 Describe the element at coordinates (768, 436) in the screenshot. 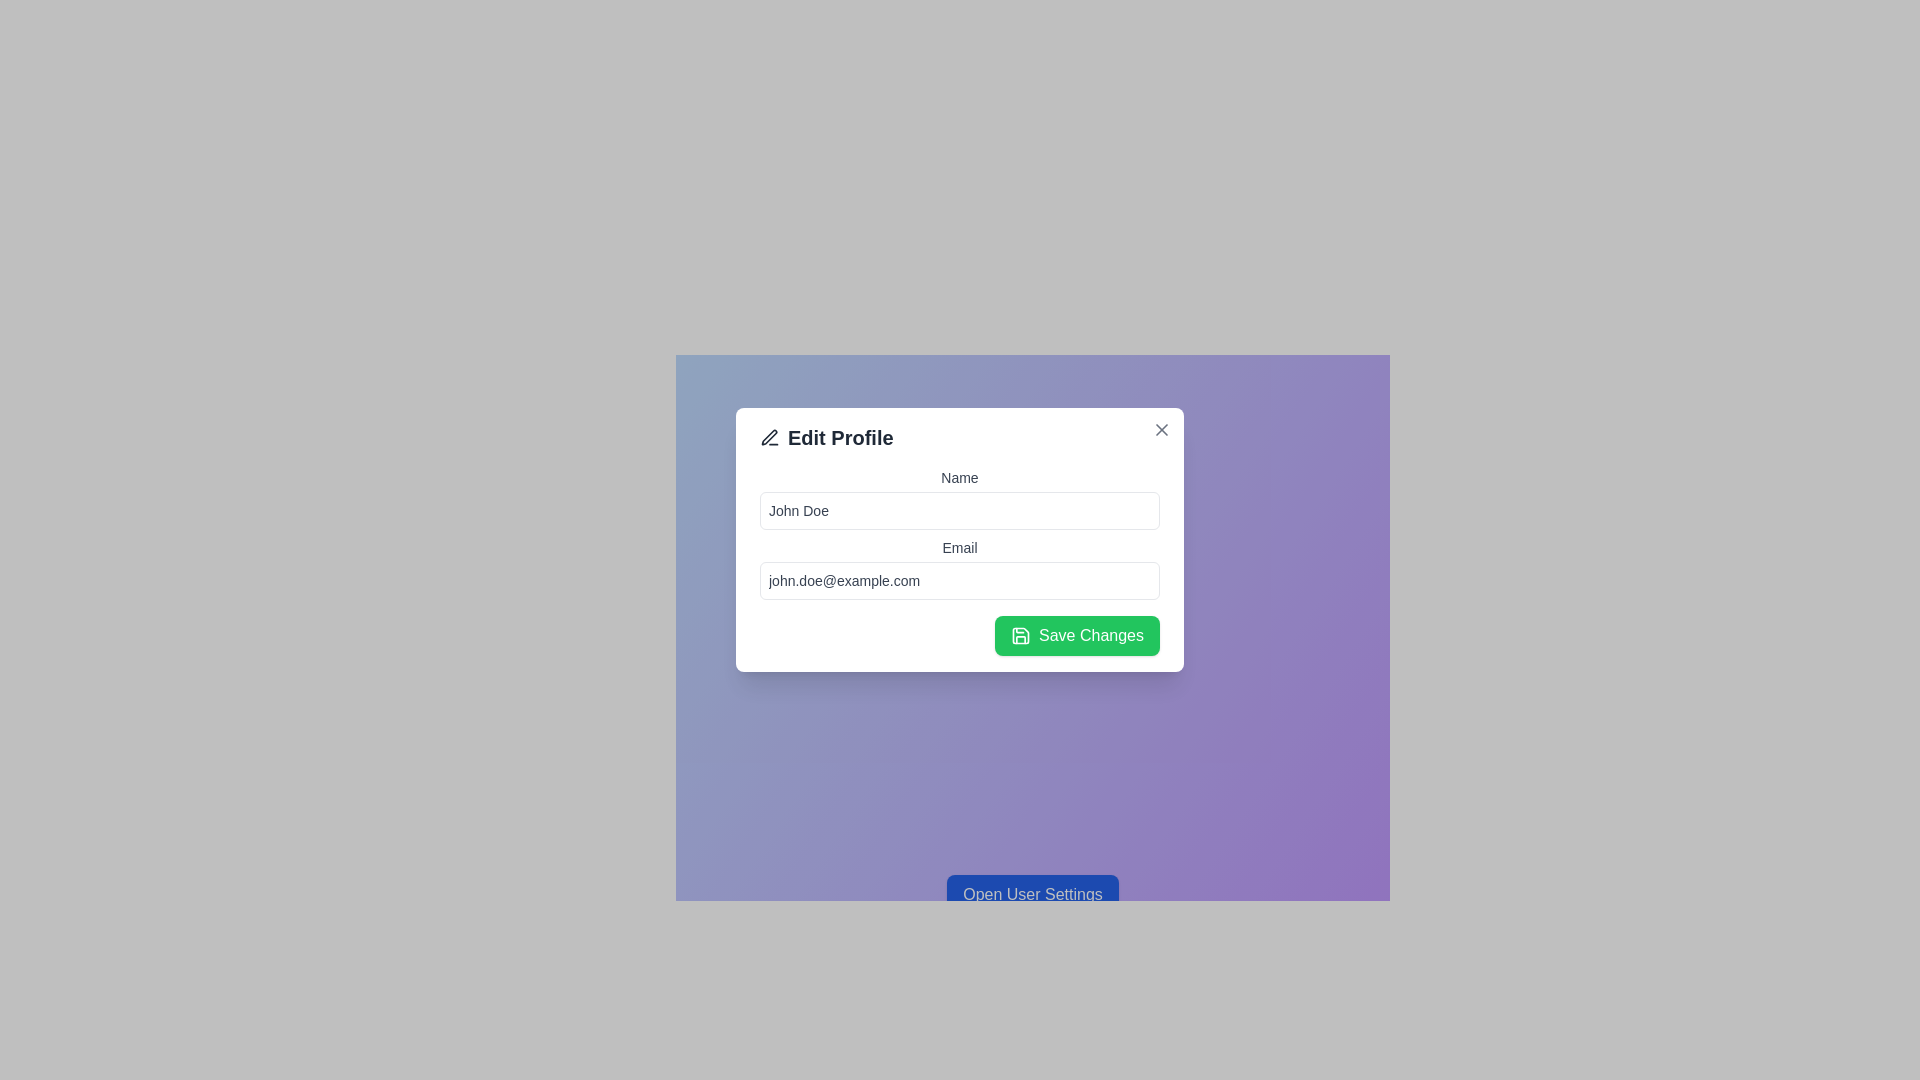

I see `the pen icon that indicates the editing section for the 'Edit Profile' dialog box` at that location.